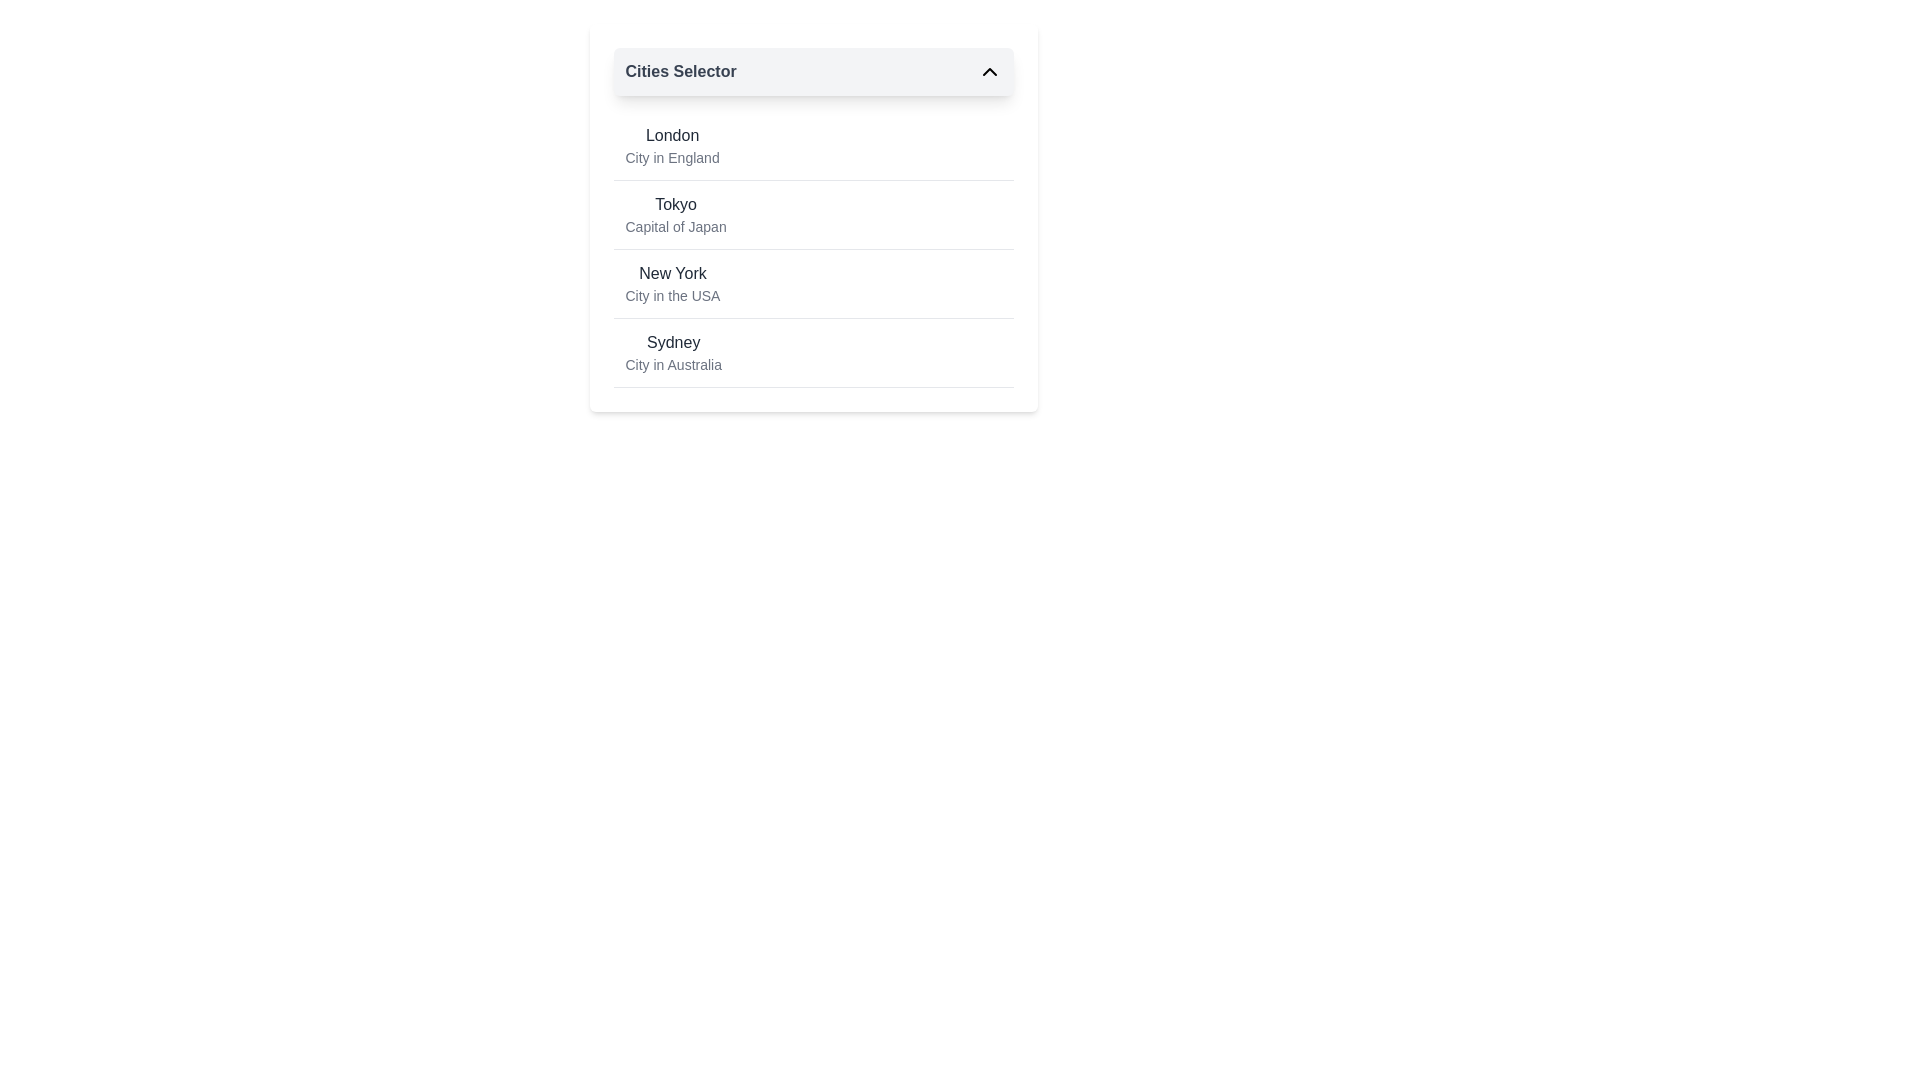  Describe the element at coordinates (673, 352) in the screenshot. I see `the selectable city option 'Sydney, City in Australia' in the dropdown menu` at that location.